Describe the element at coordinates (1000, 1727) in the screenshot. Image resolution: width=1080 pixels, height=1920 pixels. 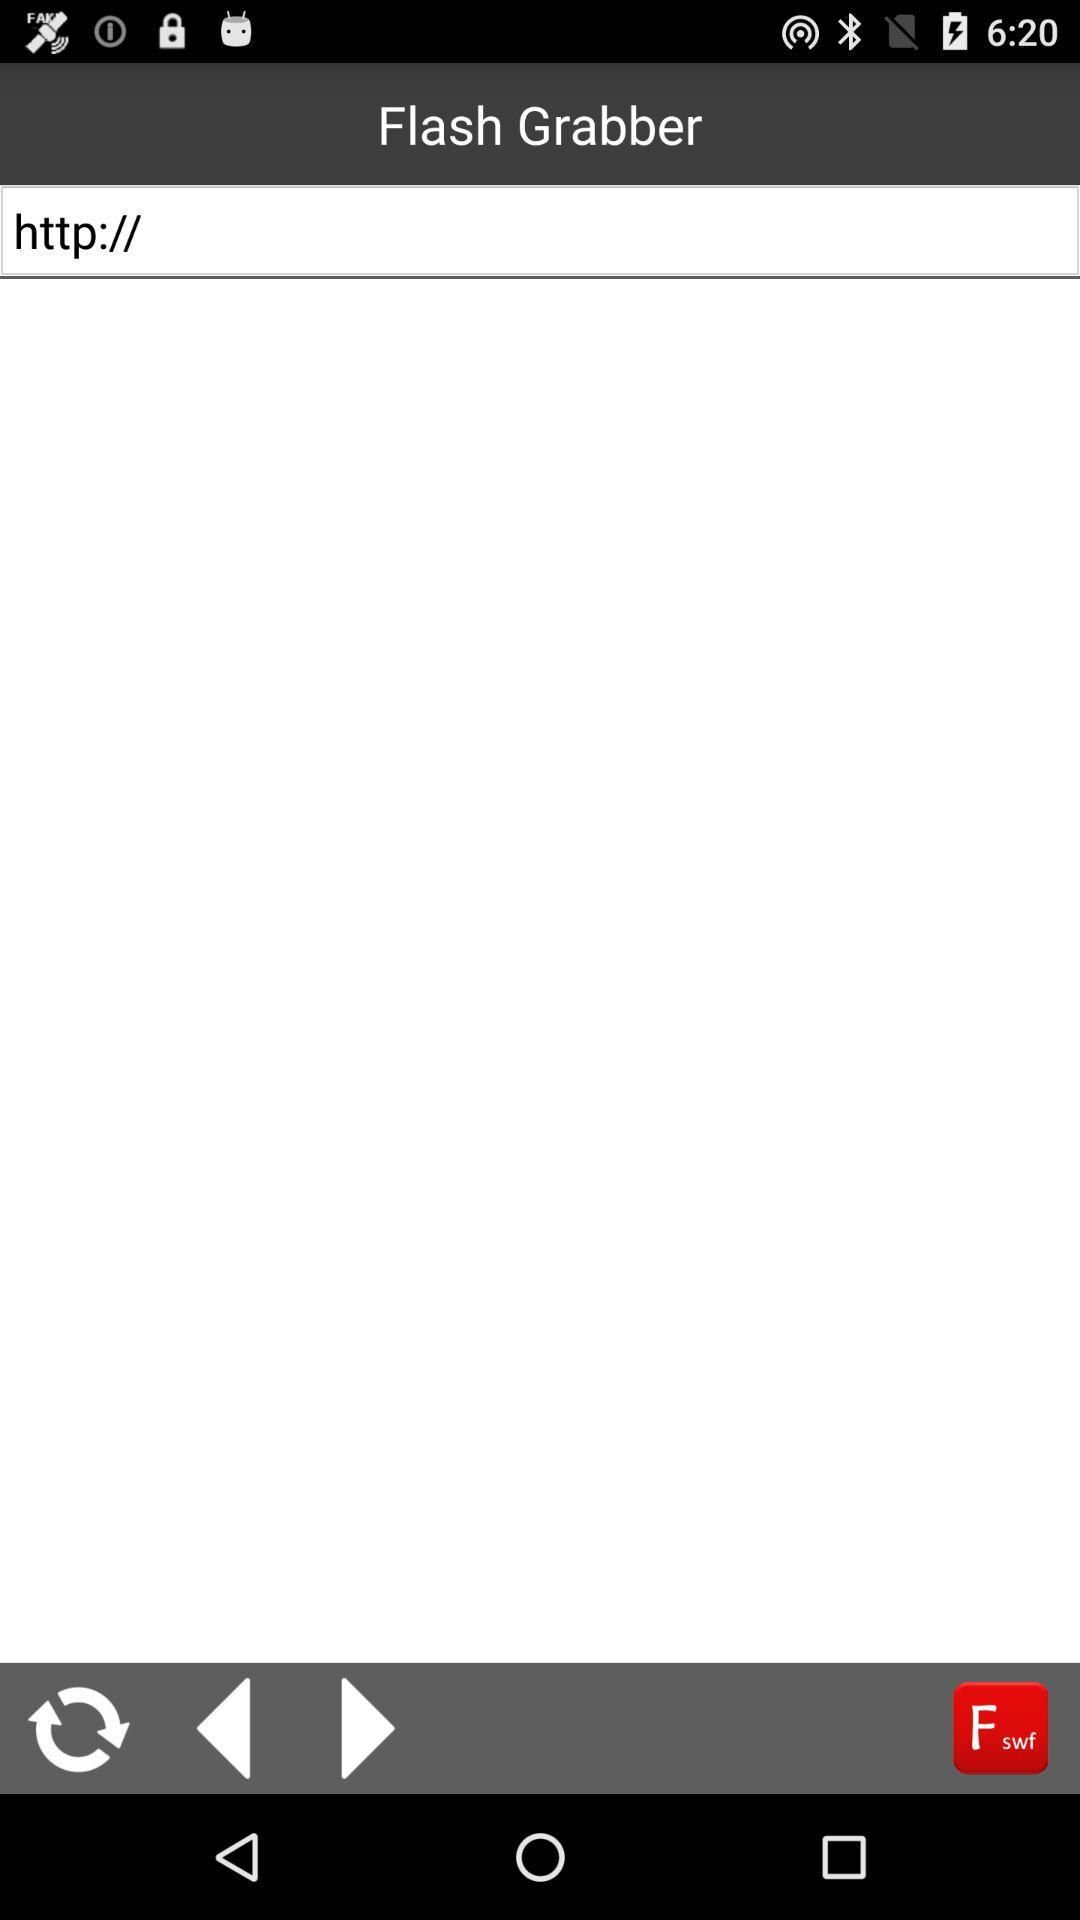
I see `f swf shock wave flash` at that location.